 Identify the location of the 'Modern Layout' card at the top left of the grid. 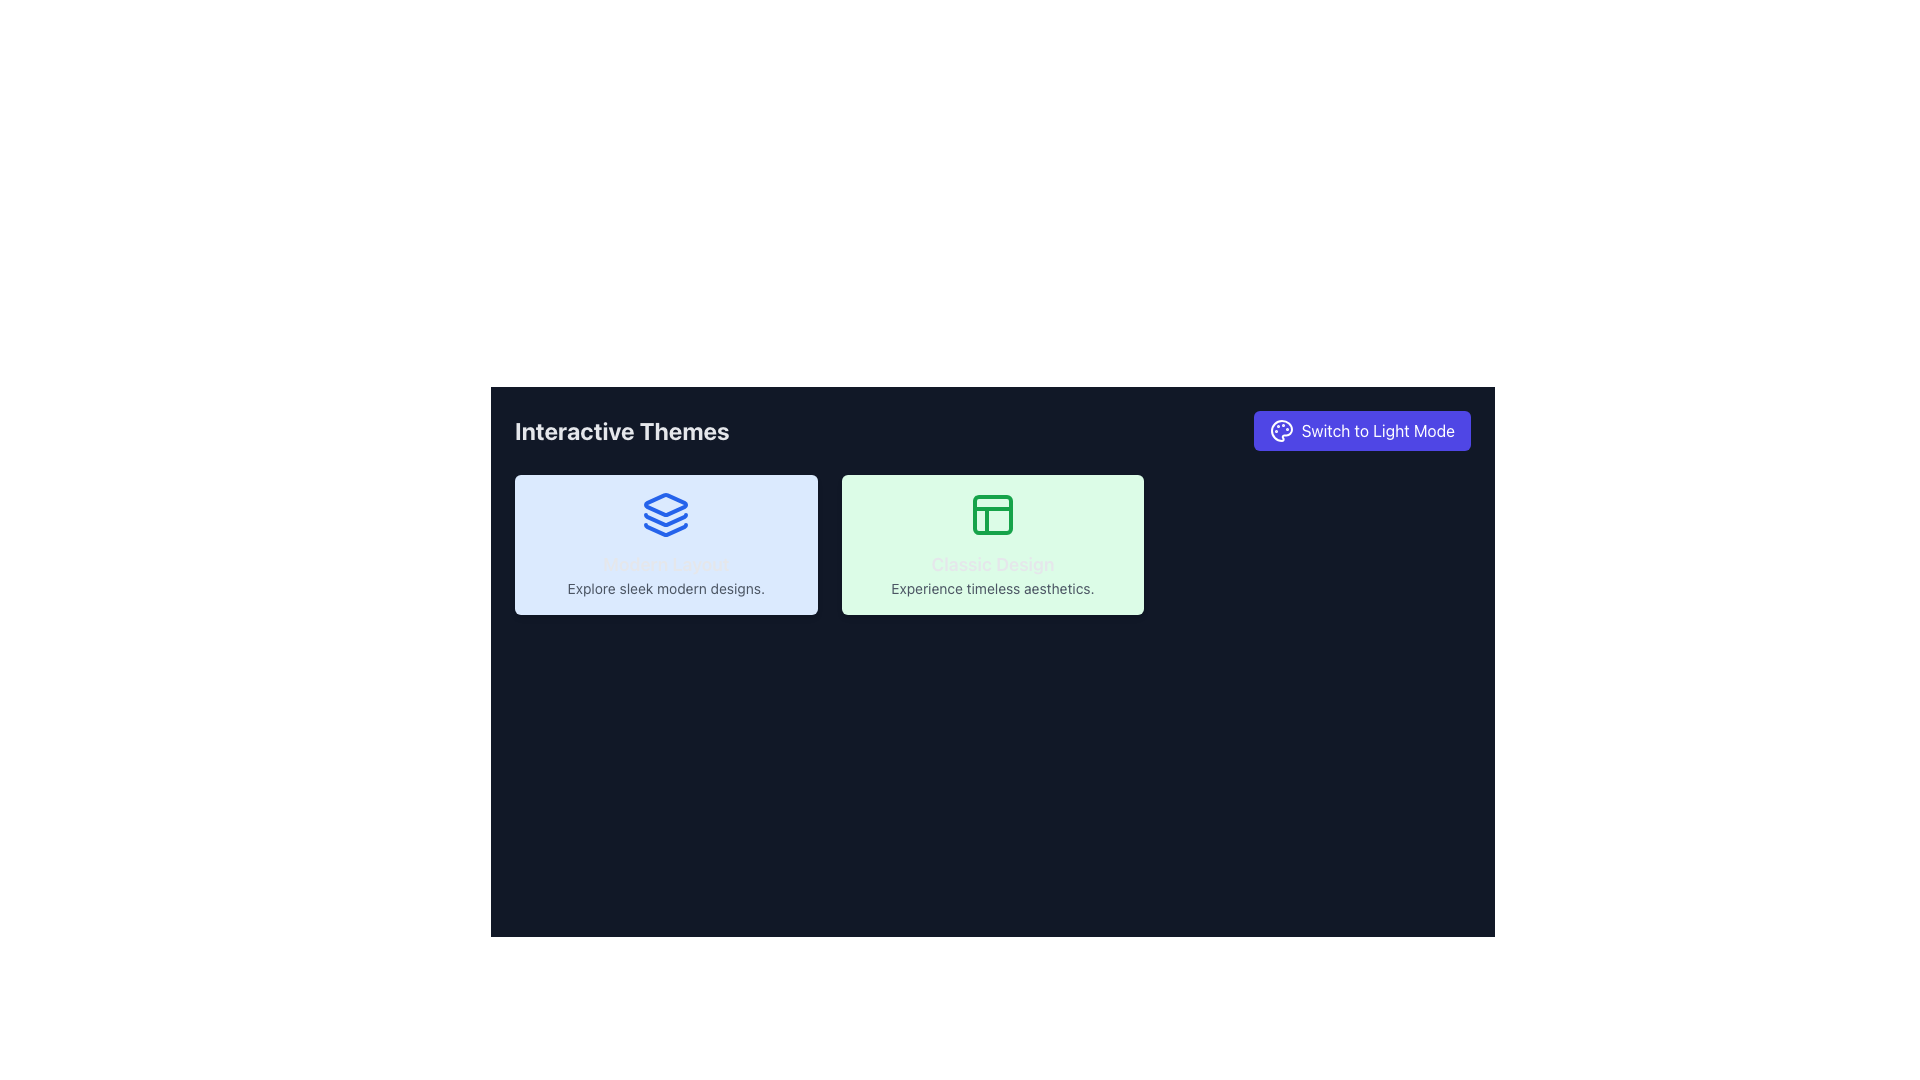
(666, 544).